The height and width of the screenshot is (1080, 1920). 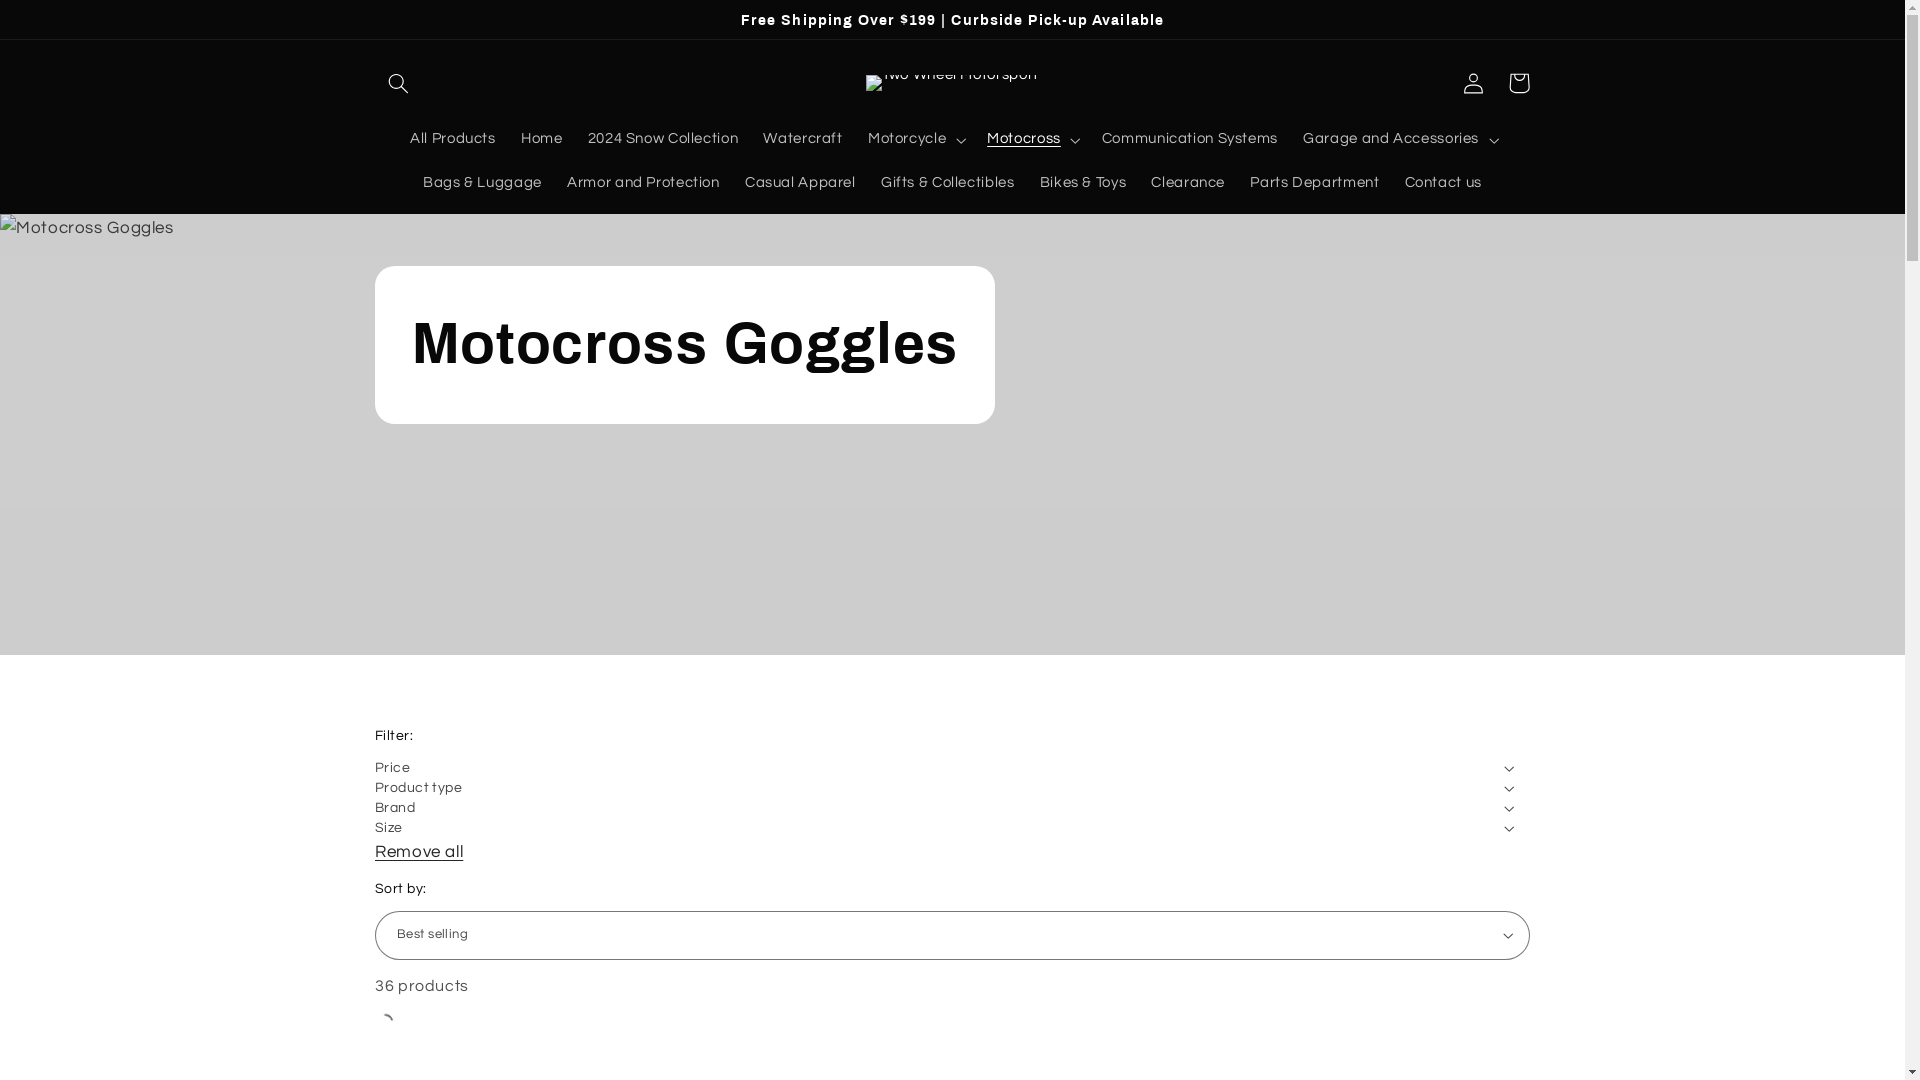 I want to click on 'Contact us', so click(x=1443, y=184).